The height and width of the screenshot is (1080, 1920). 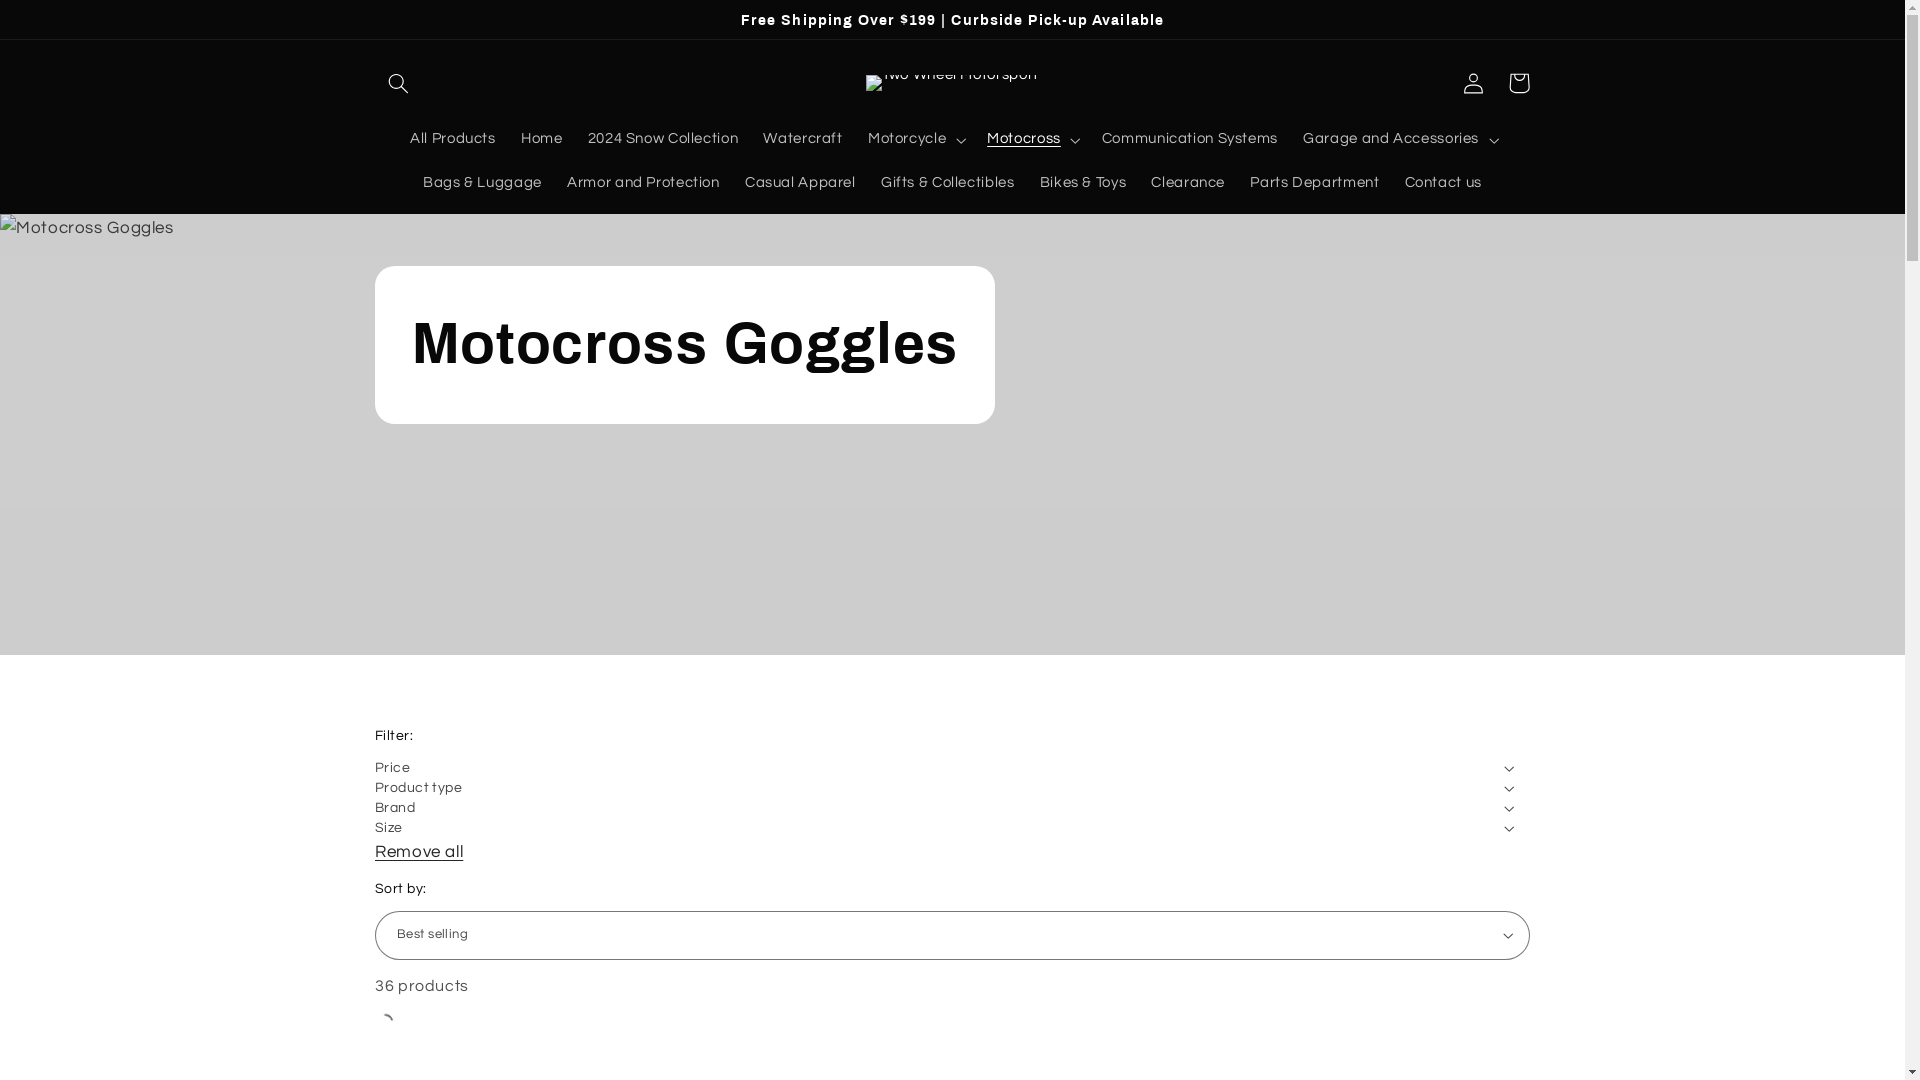 I want to click on 'Contact us', so click(x=1443, y=184).